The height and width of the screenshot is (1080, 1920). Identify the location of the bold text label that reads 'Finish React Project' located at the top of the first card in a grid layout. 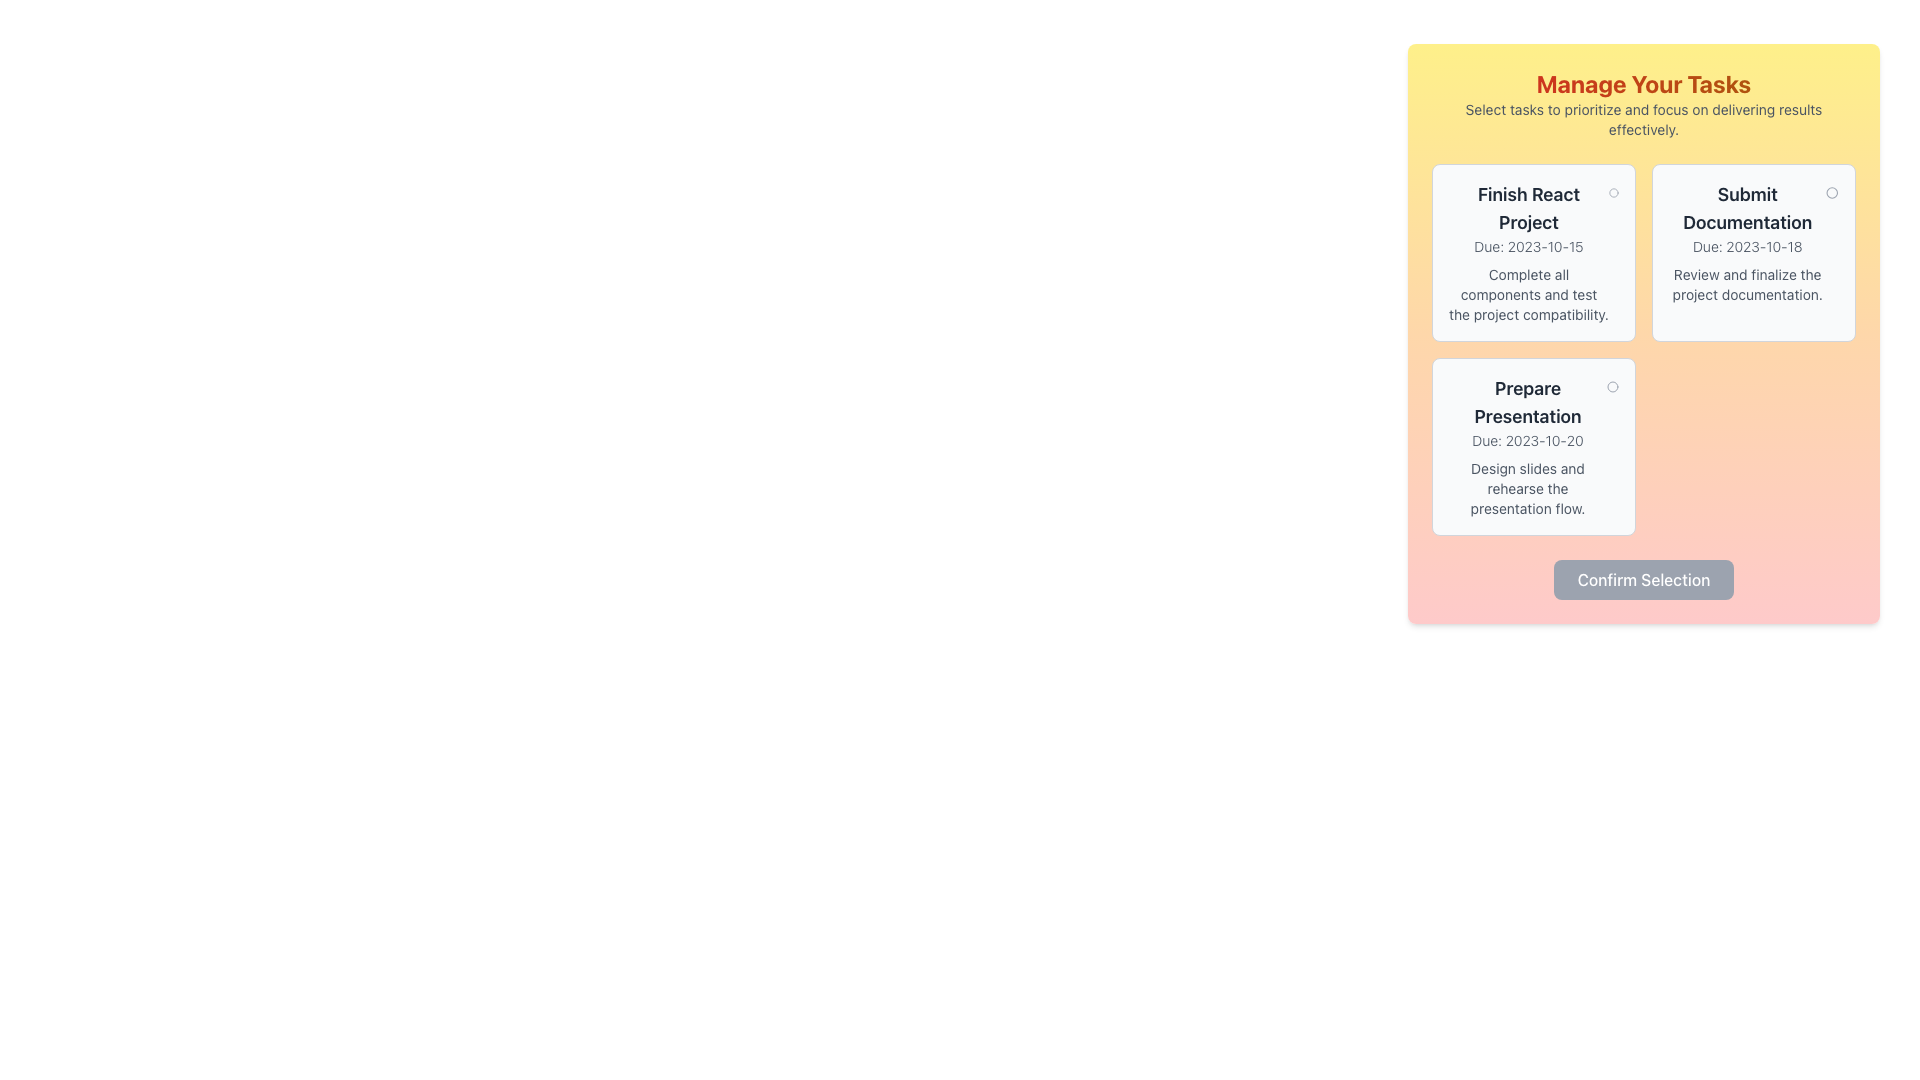
(1528, 208).